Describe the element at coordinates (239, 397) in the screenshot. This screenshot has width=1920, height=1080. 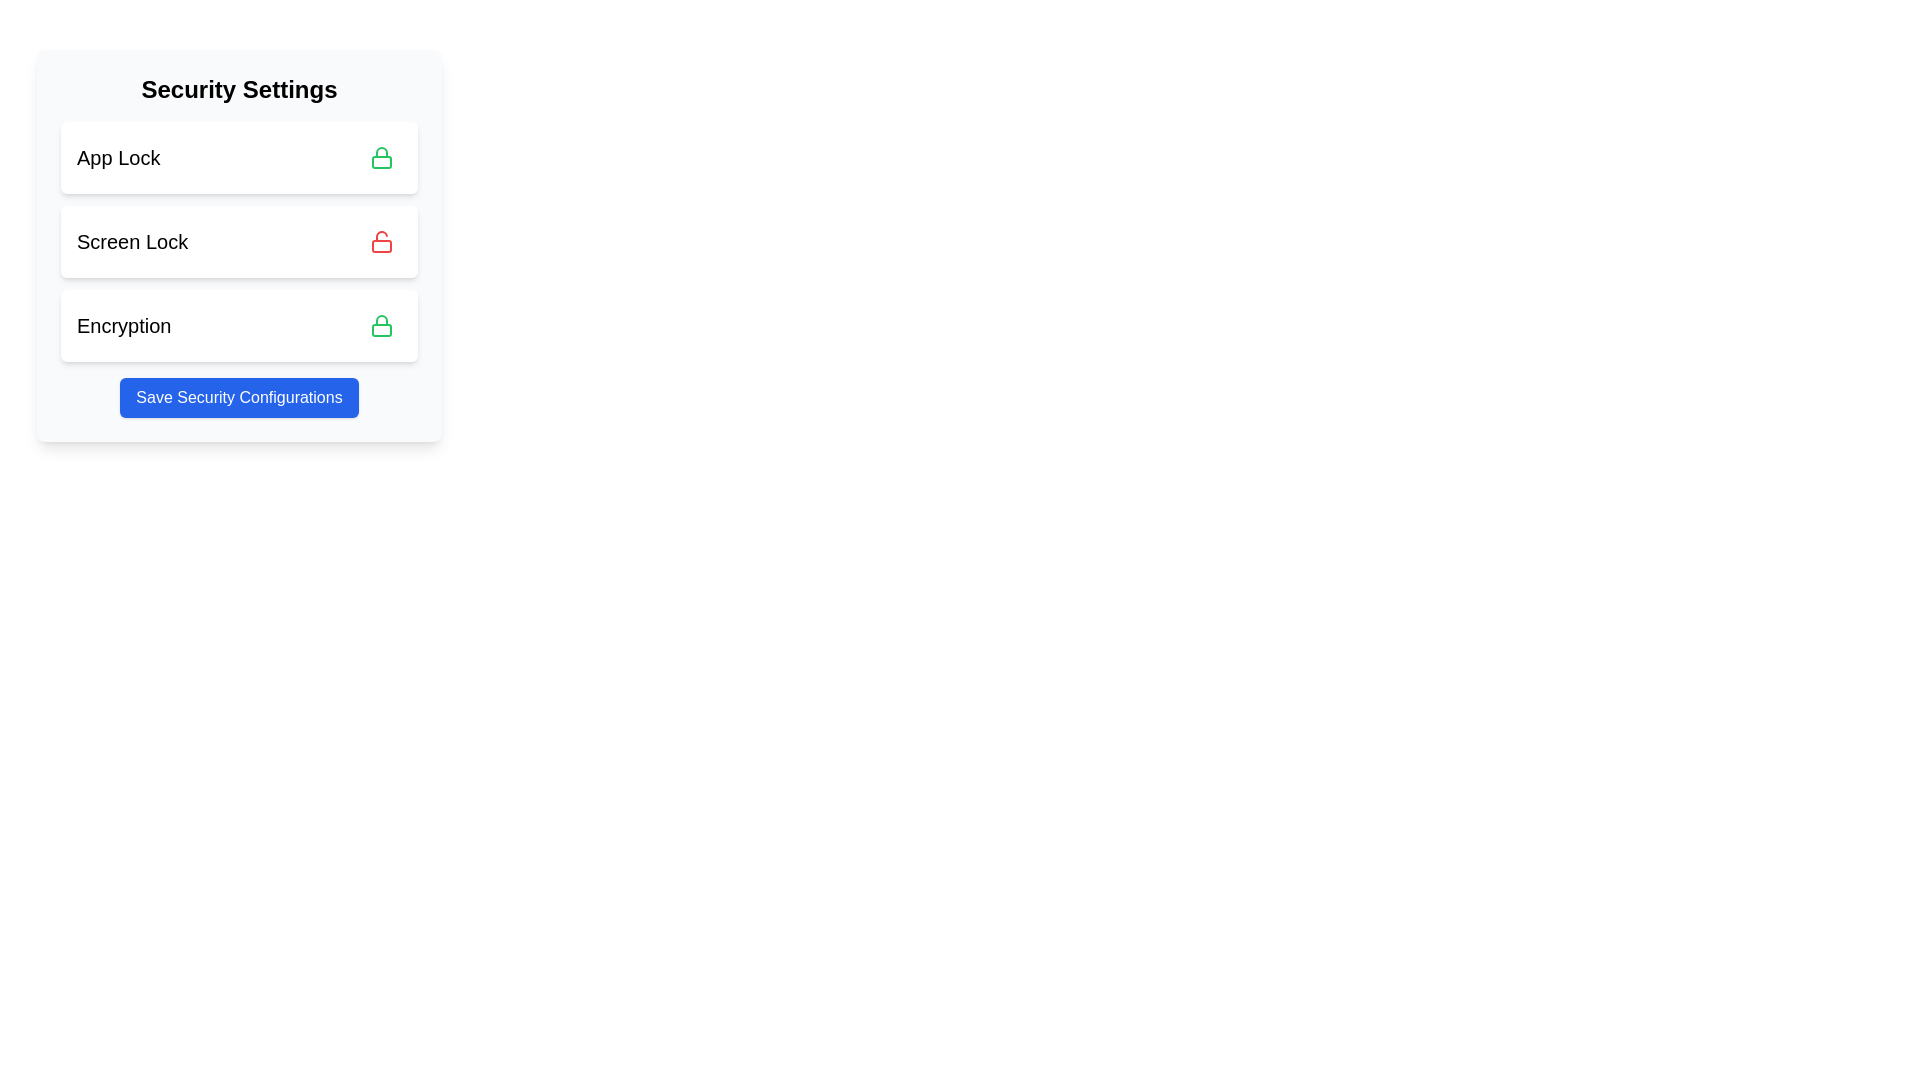
I see `'Save Security Configurations' button` at that location.